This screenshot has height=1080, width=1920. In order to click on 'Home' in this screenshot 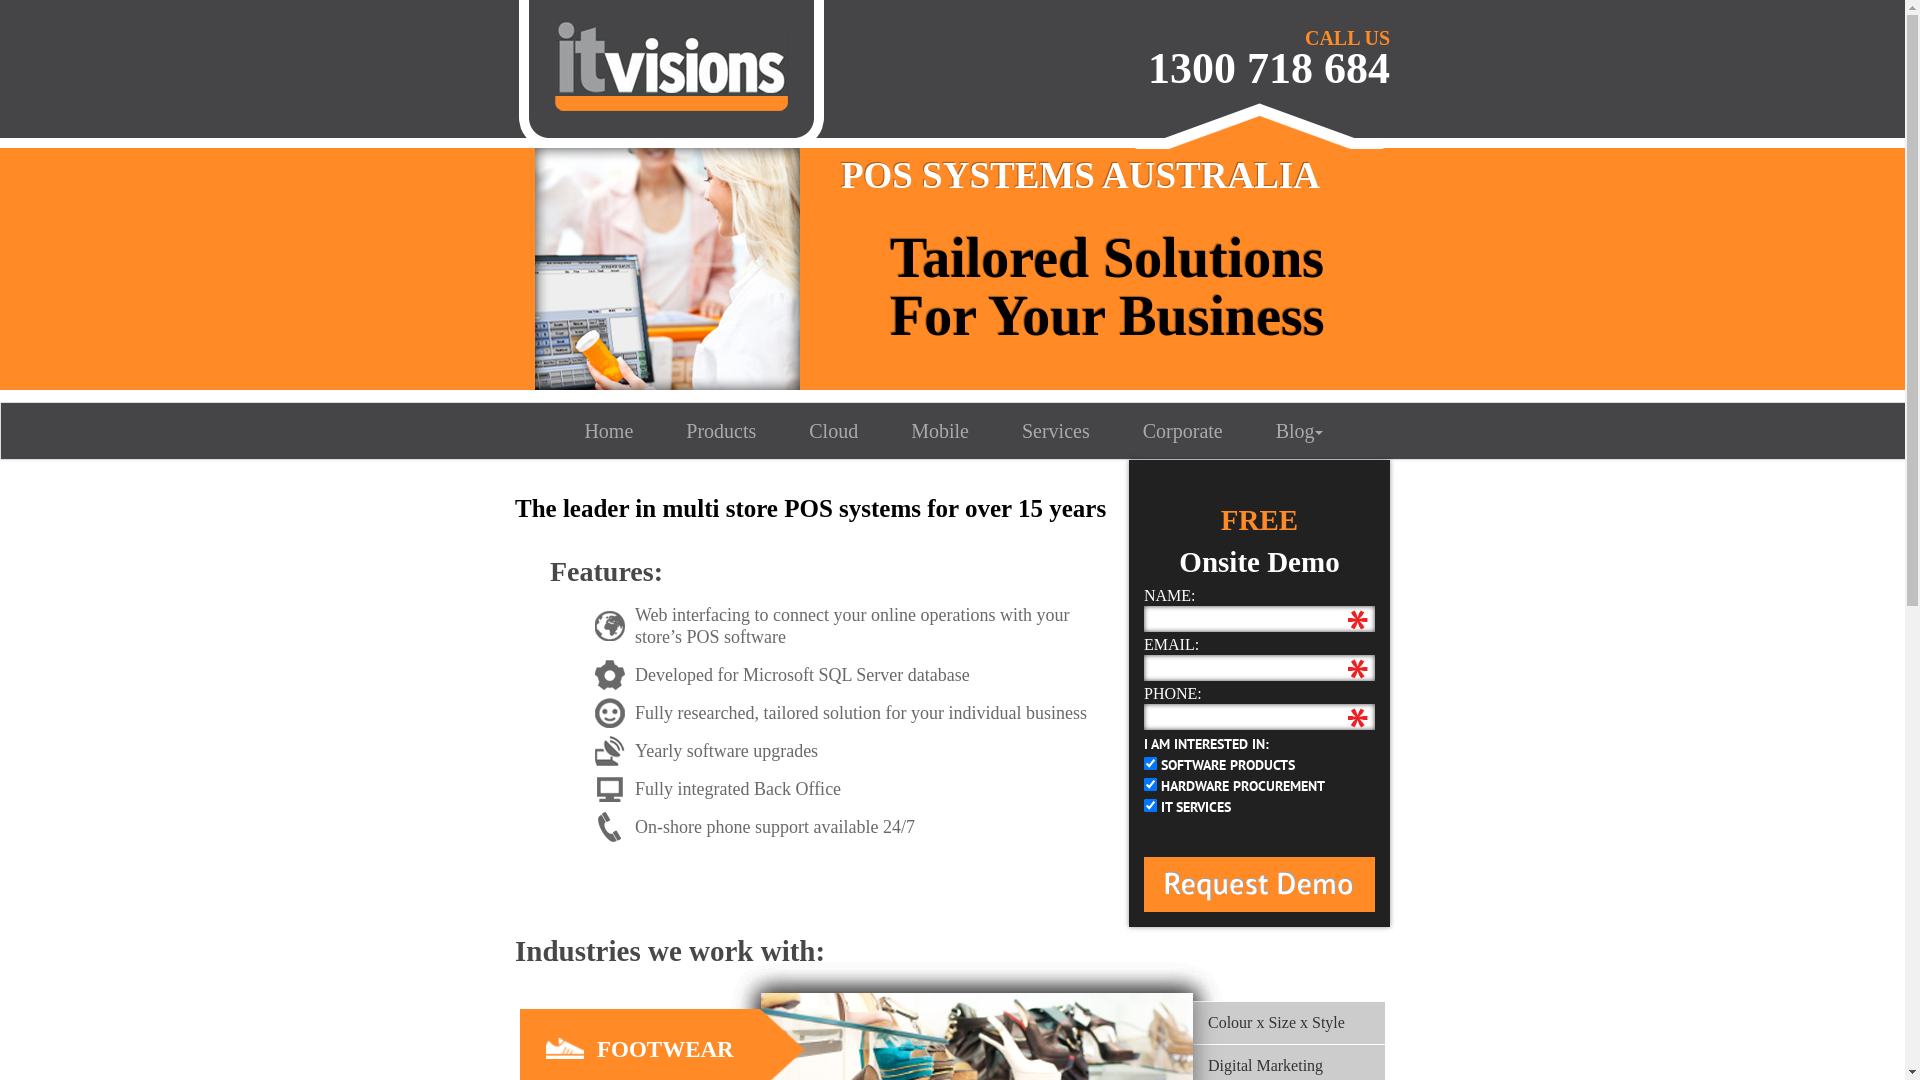, I will do `click(607, 430)`.